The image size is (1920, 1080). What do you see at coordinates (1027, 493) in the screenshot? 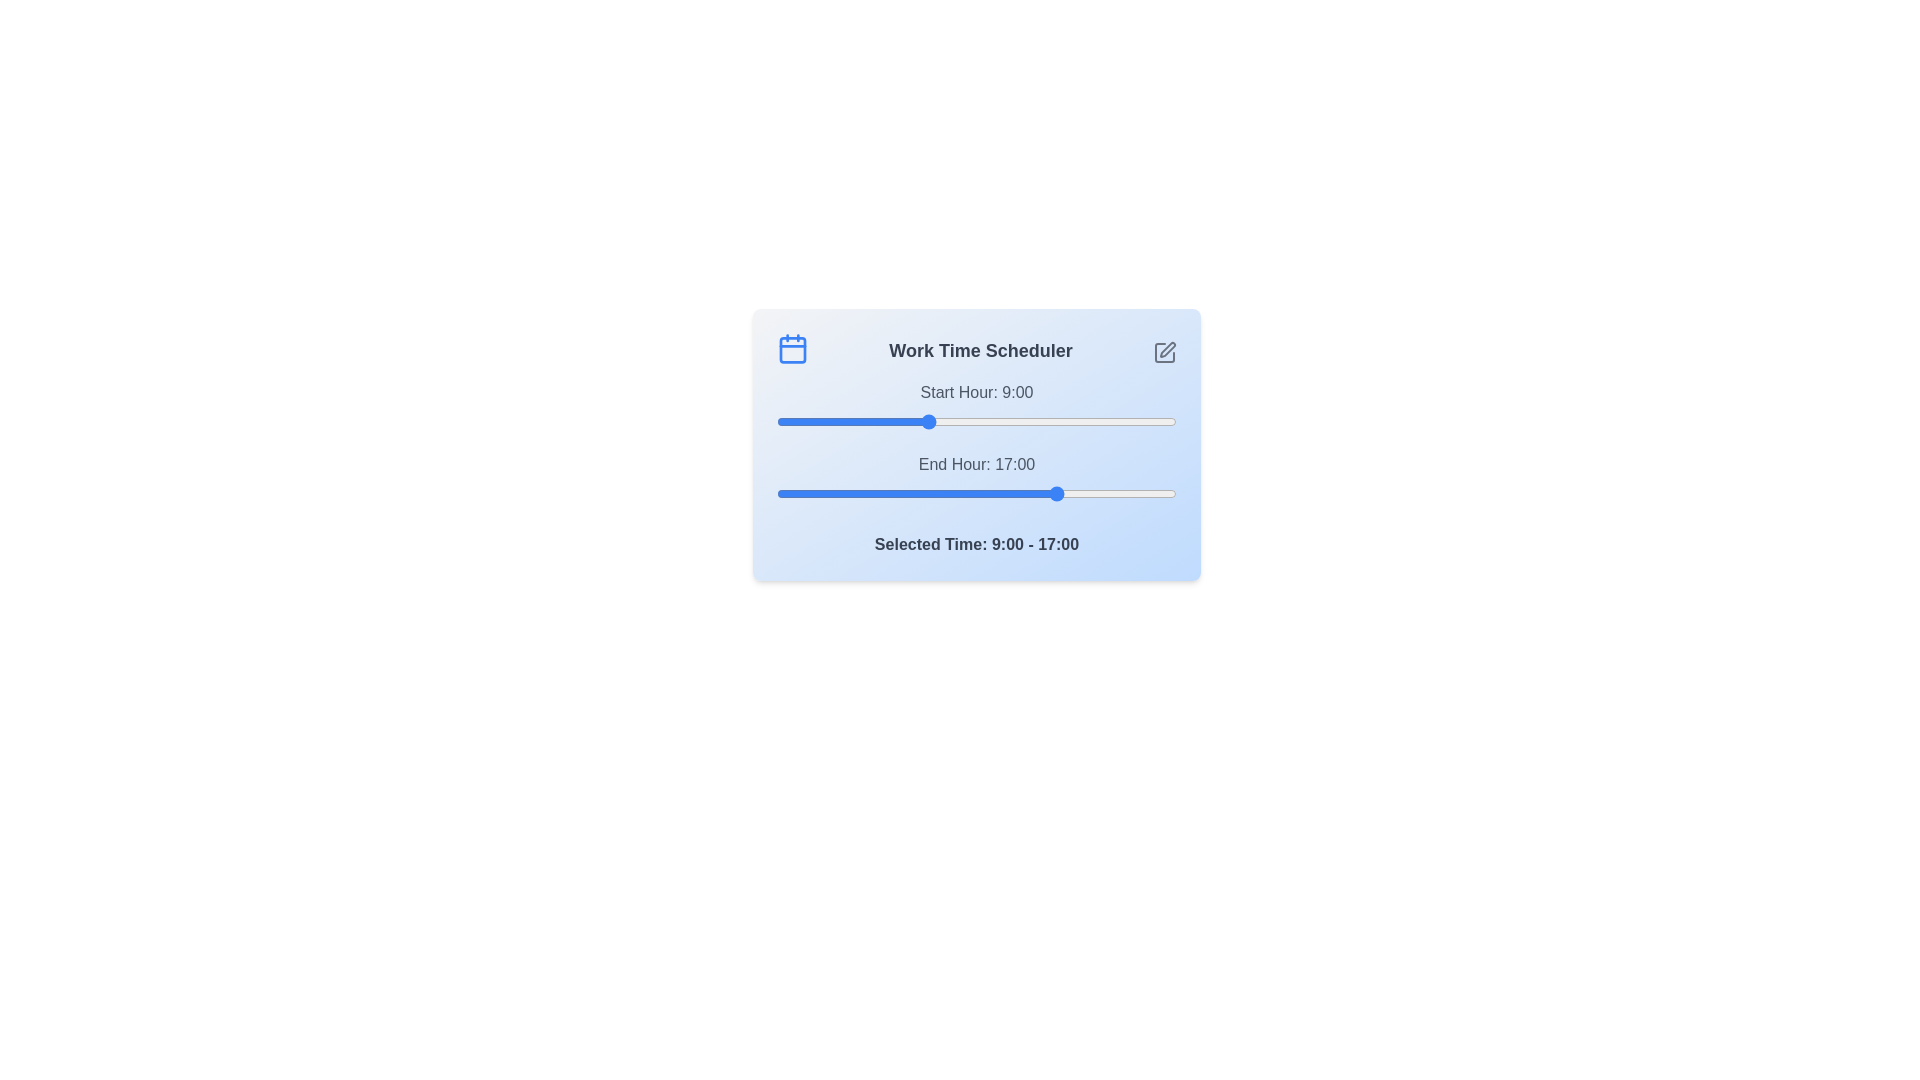
I see `the end time slider to 15 where 15 is in the range 0 to 24` at bounding box center [1027, 493].